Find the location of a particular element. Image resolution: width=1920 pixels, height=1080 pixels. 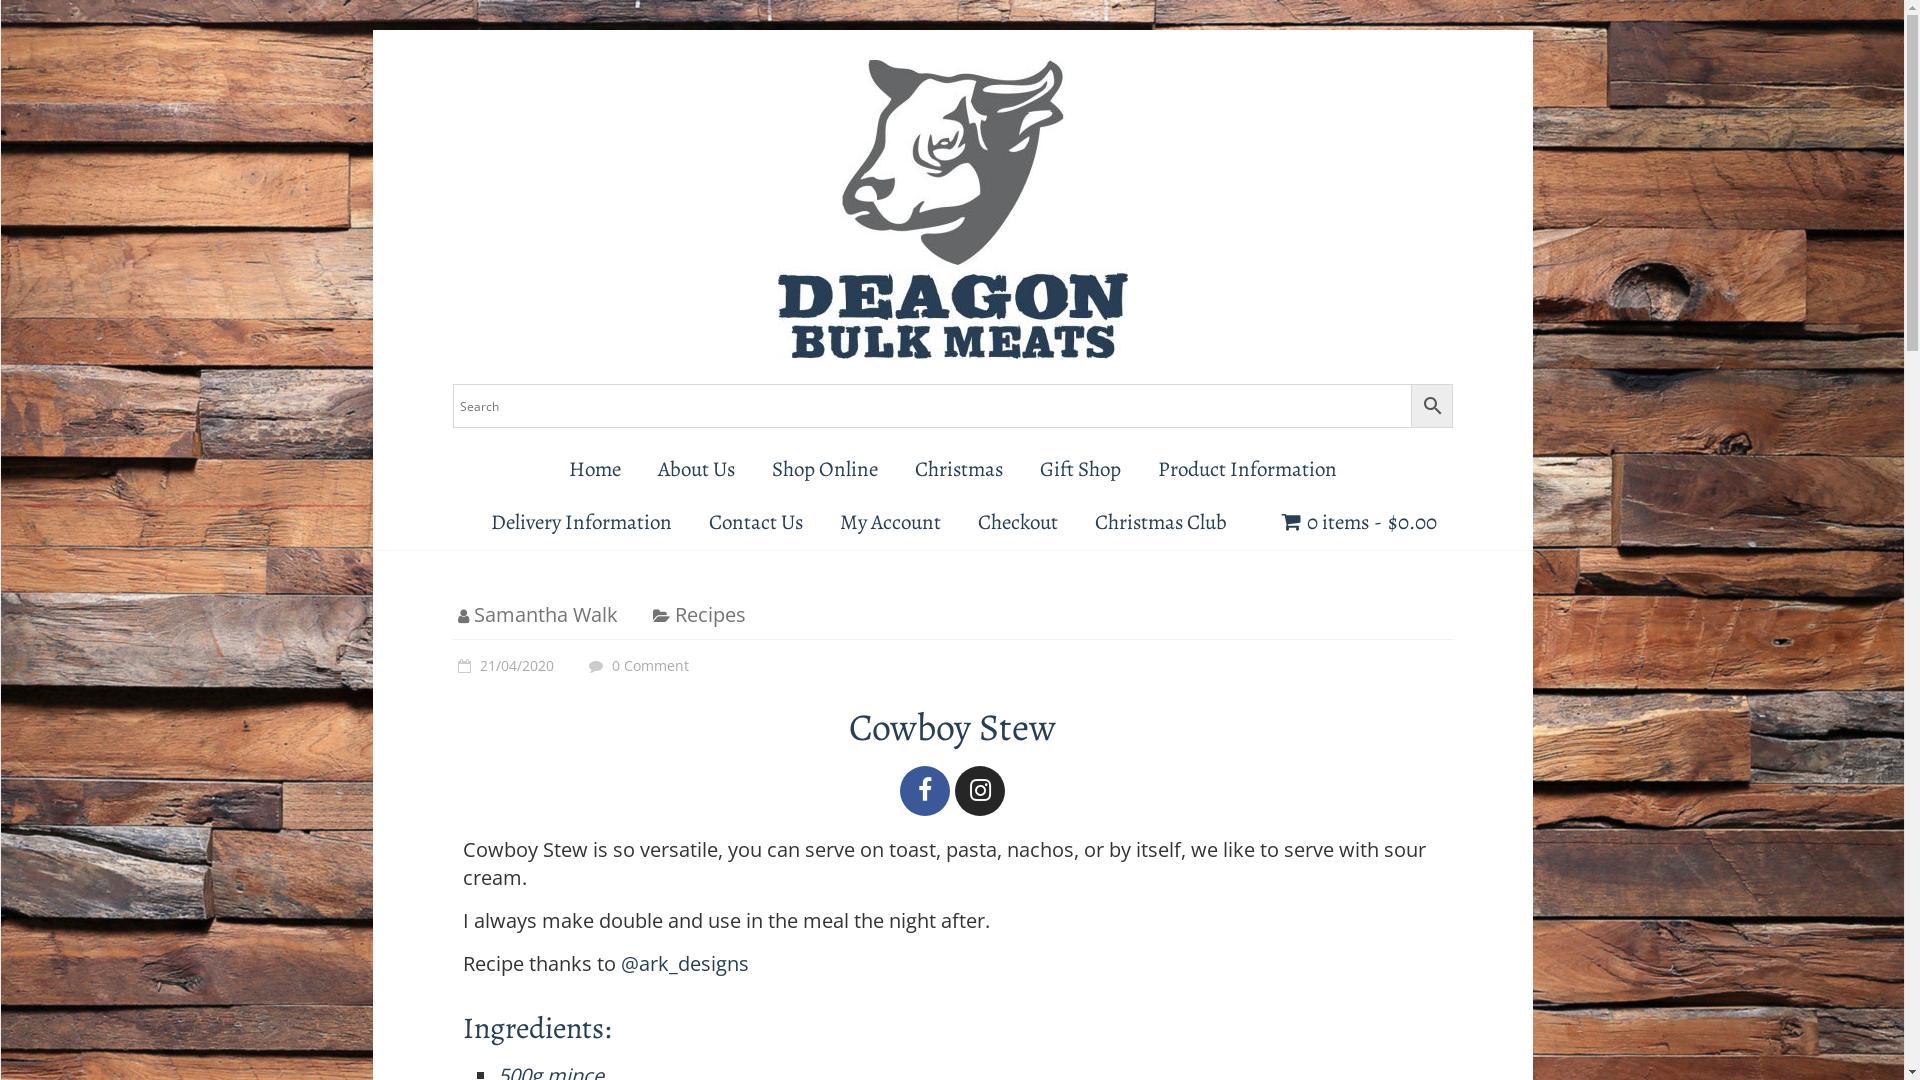

'@ark_designs' is located at coordinates (684, 962).